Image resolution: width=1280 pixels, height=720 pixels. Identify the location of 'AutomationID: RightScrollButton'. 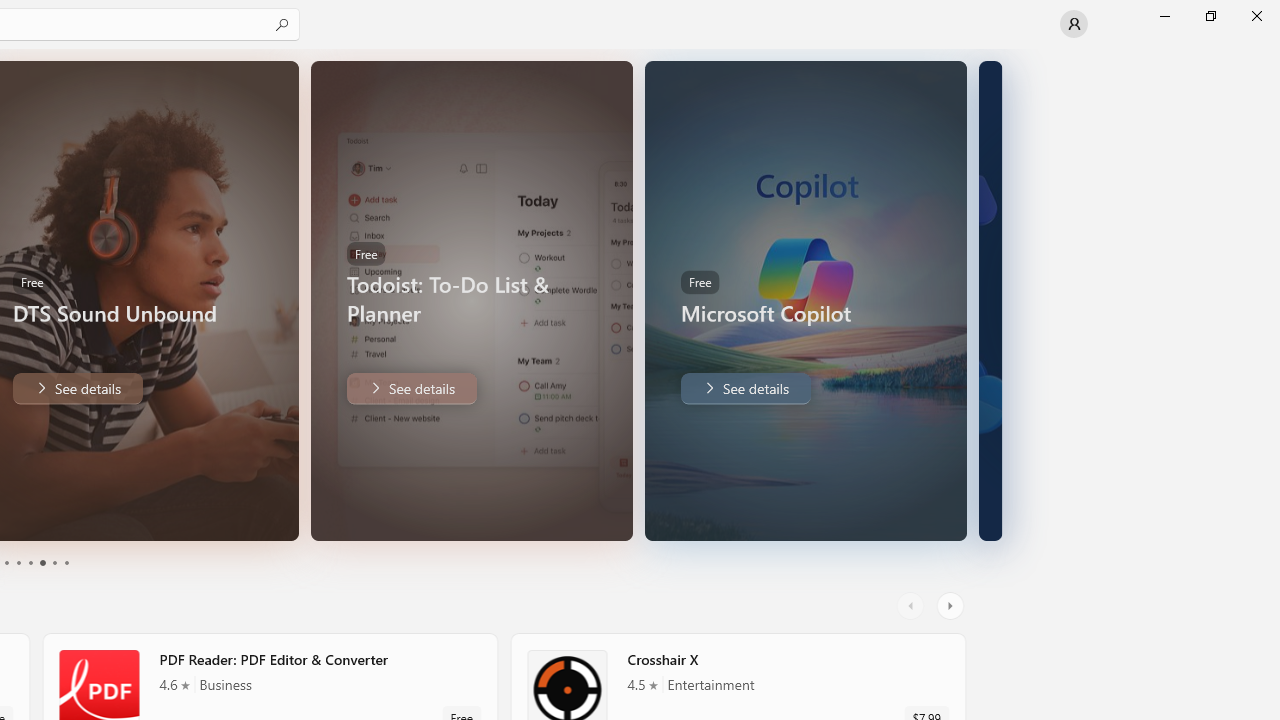
(951, 605).